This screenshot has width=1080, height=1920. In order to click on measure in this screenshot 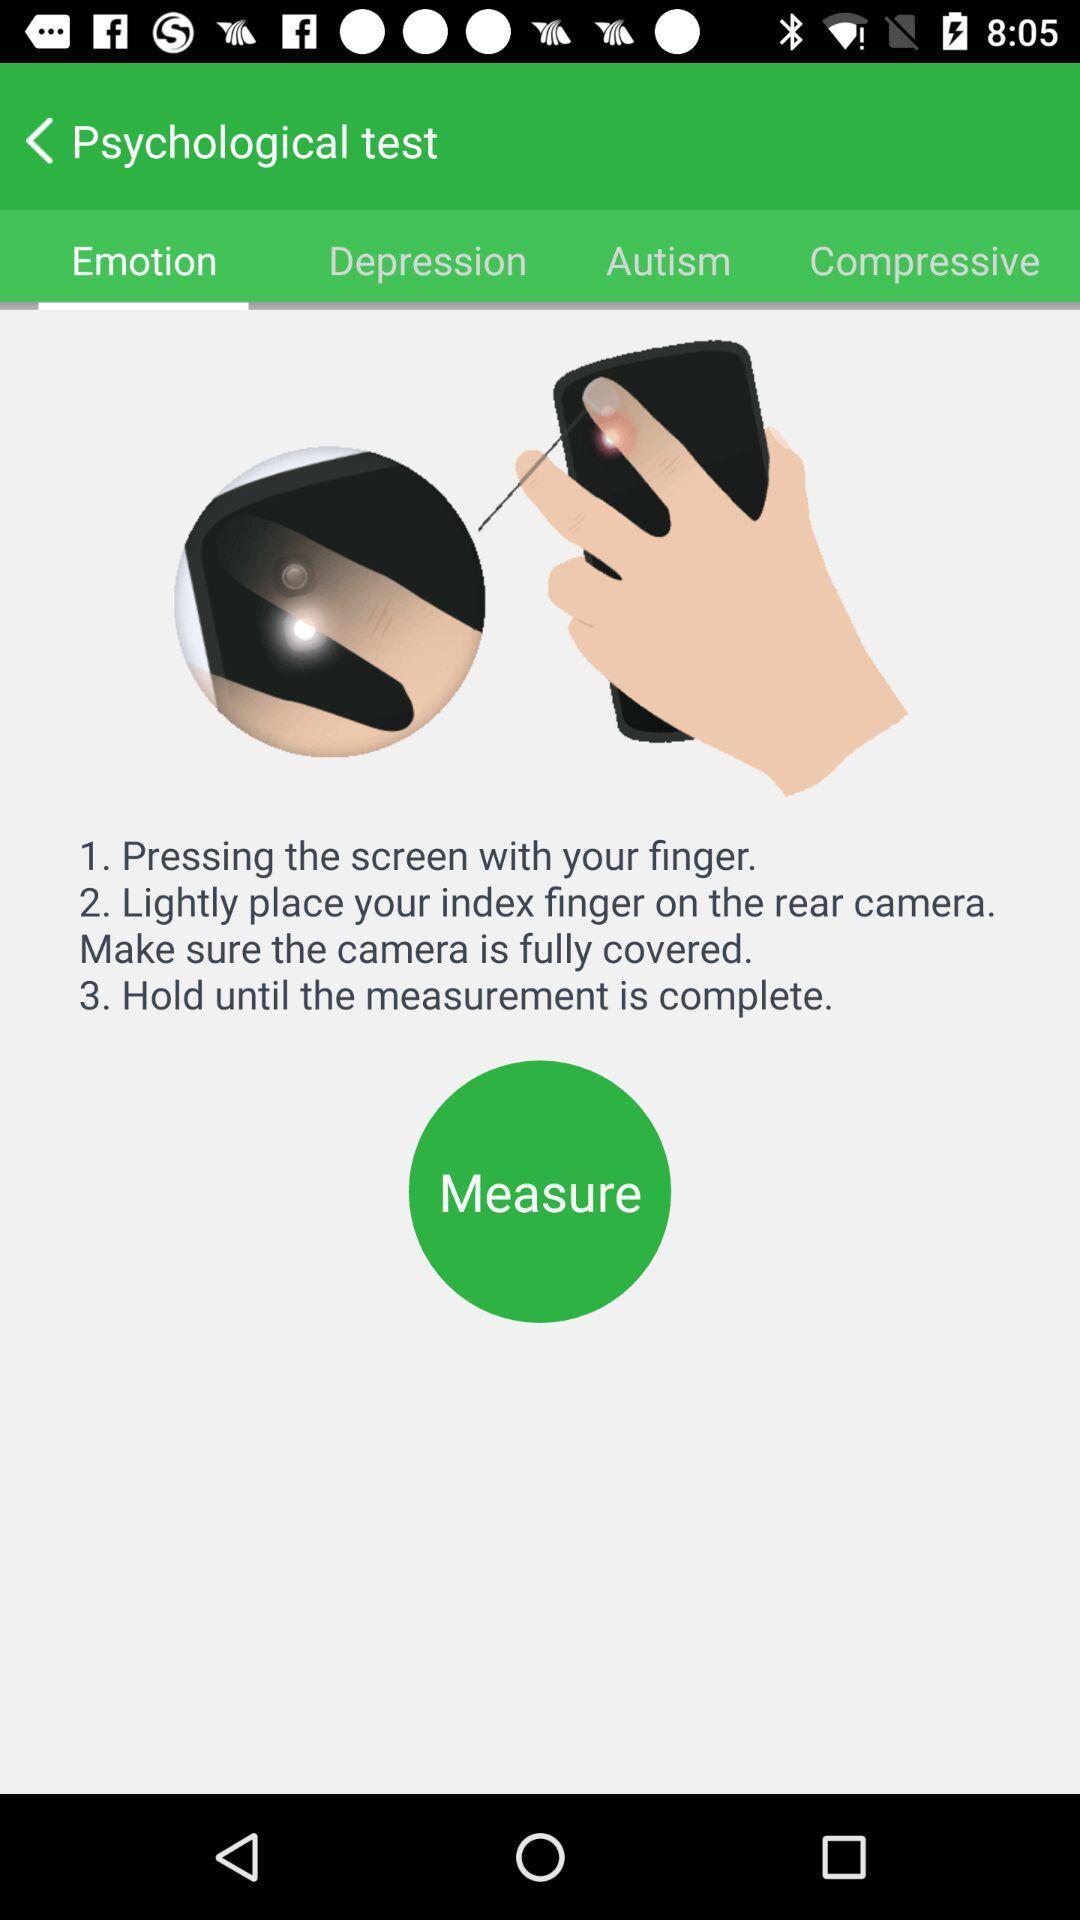, I will do `click(540, 1191)`.